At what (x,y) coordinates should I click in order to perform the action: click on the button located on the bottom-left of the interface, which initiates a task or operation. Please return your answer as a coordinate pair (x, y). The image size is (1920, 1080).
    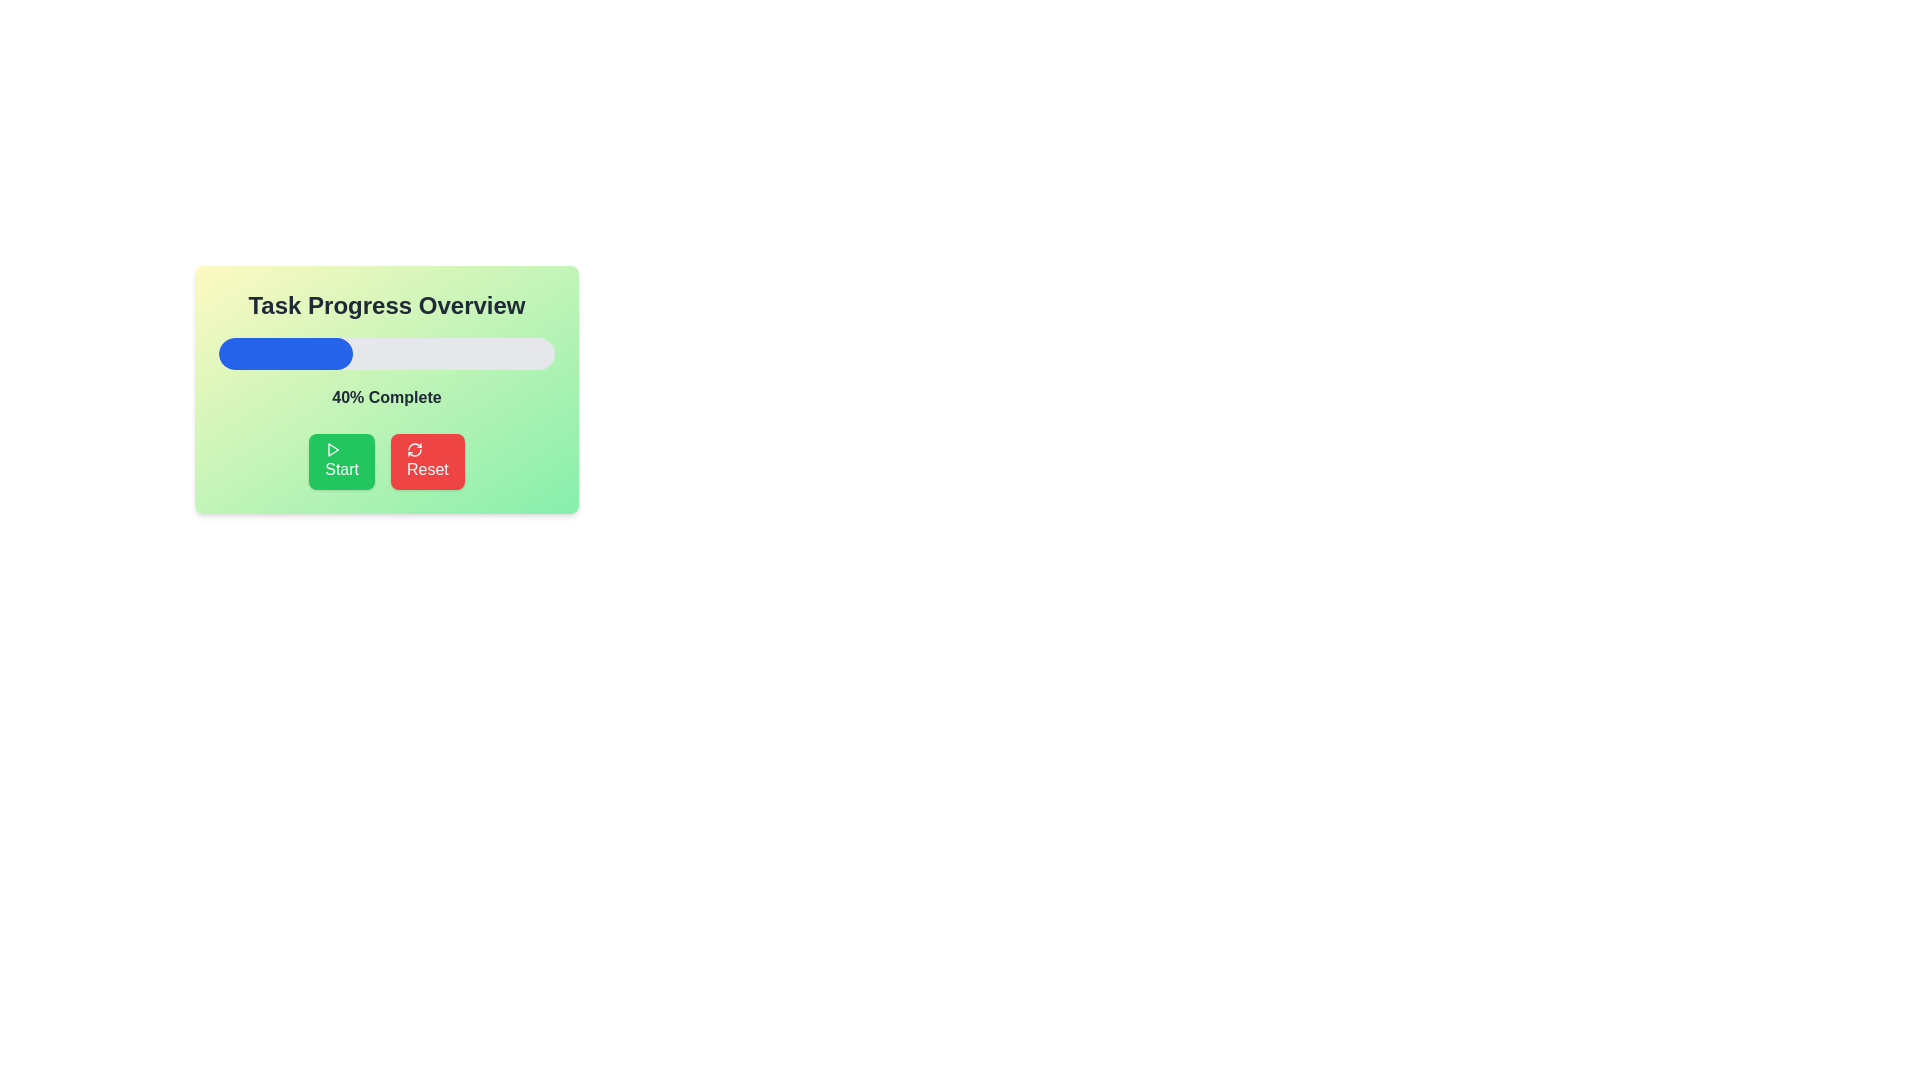
    Looking at the image, I should click on (341, 462).